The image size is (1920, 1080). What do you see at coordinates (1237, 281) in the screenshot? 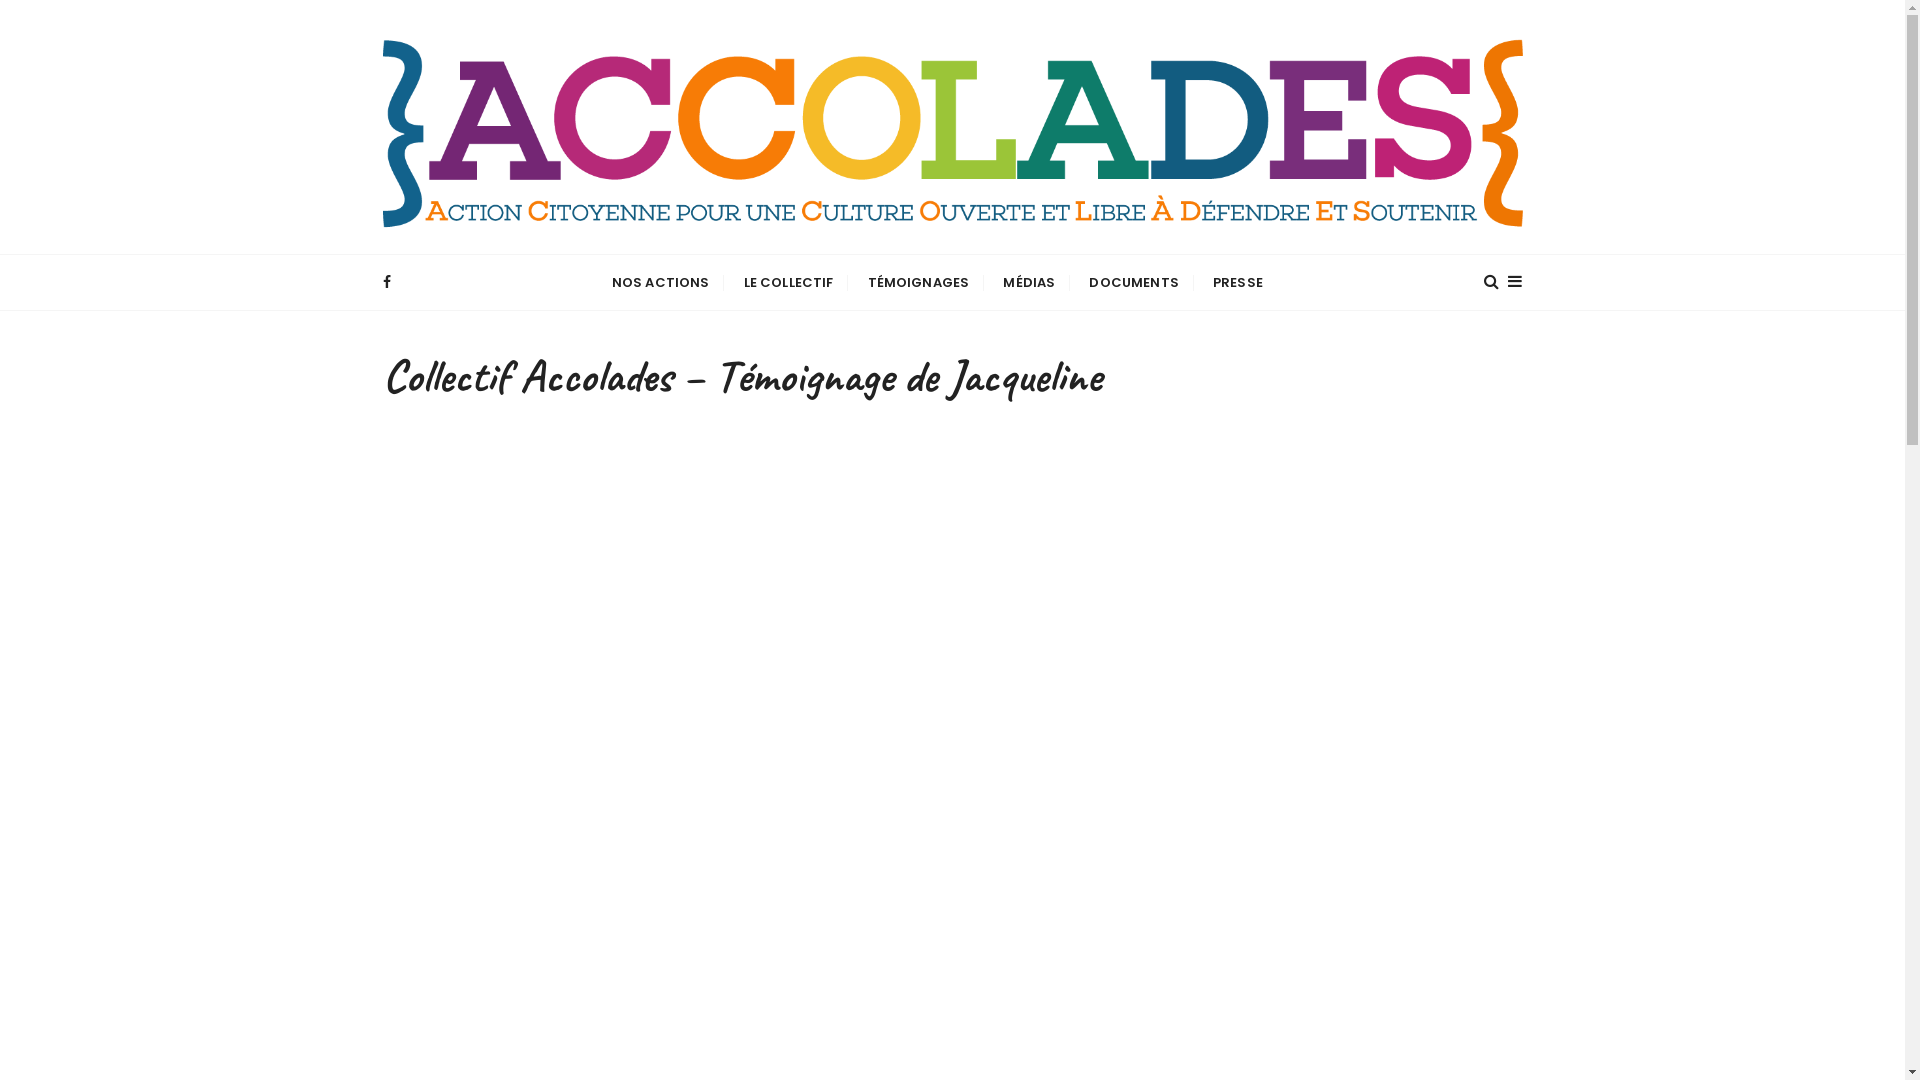
I see `'PRESSE'` at bounding box center [1237, 281].